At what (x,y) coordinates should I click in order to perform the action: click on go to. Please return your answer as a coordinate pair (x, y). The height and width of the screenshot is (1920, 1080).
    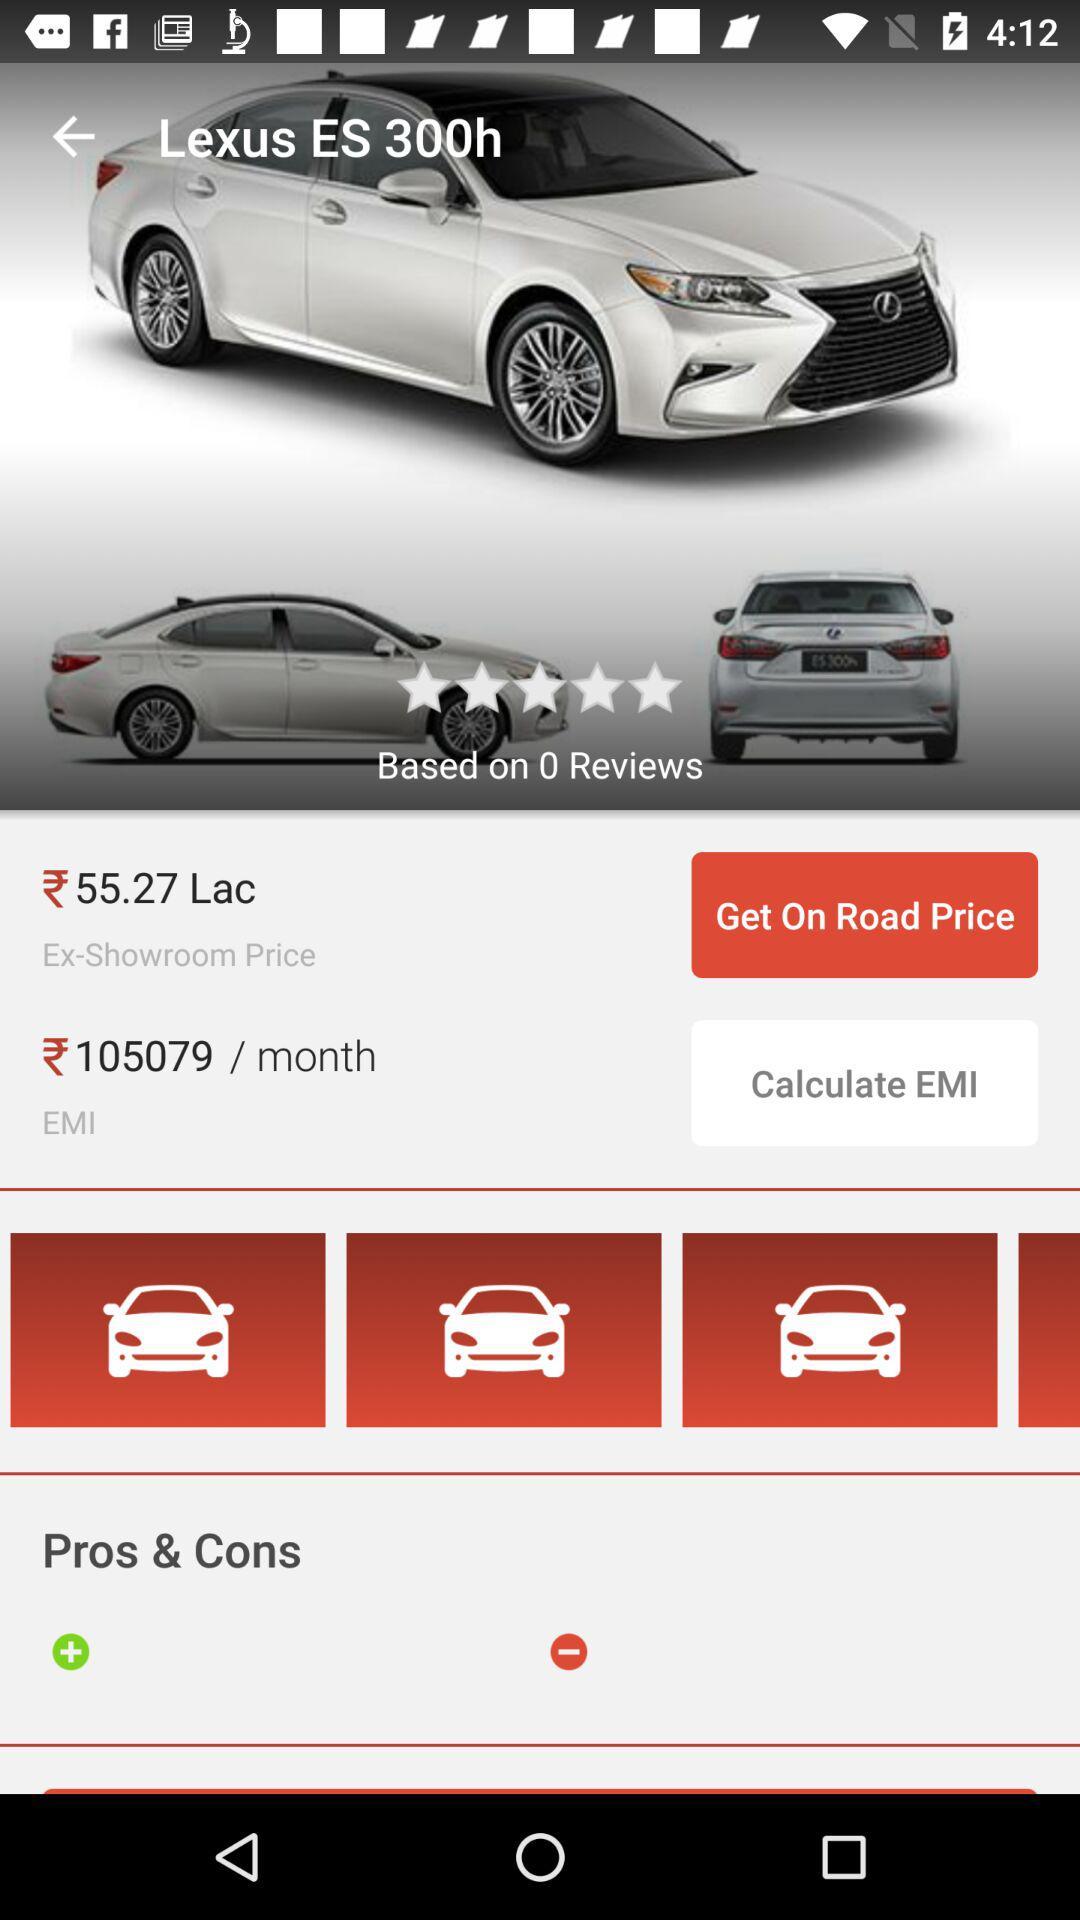
    Looking at the image, I should click on (69, 1651).